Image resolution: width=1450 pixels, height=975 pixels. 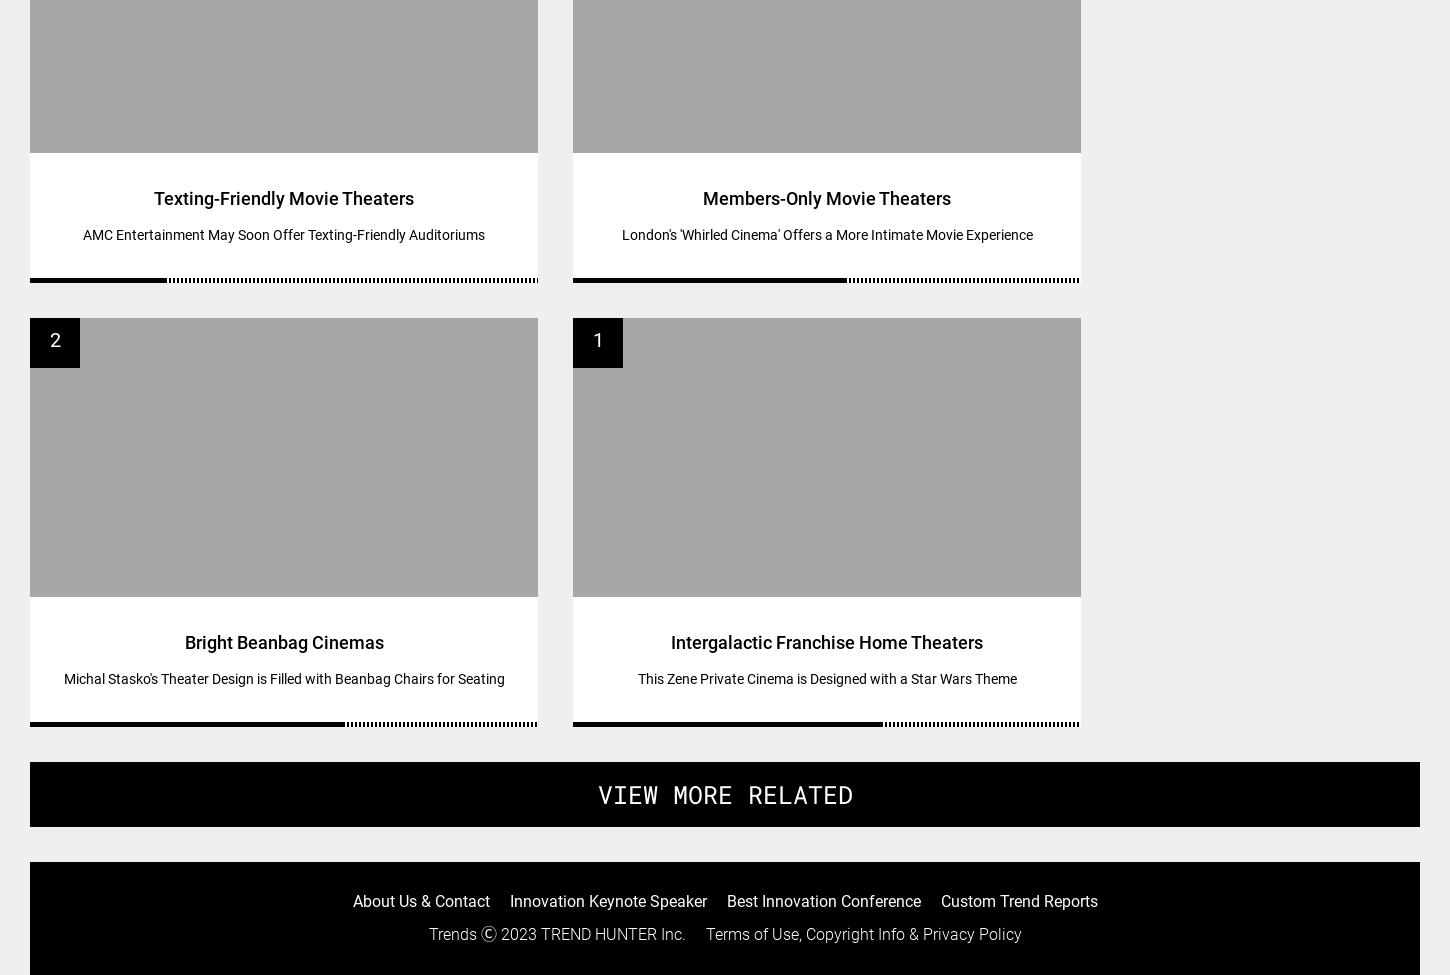 What do you see at coordinates (475, 932) in the screenshot?
I see `'Ⓒ 2023'` at bounding box center [475, 932].